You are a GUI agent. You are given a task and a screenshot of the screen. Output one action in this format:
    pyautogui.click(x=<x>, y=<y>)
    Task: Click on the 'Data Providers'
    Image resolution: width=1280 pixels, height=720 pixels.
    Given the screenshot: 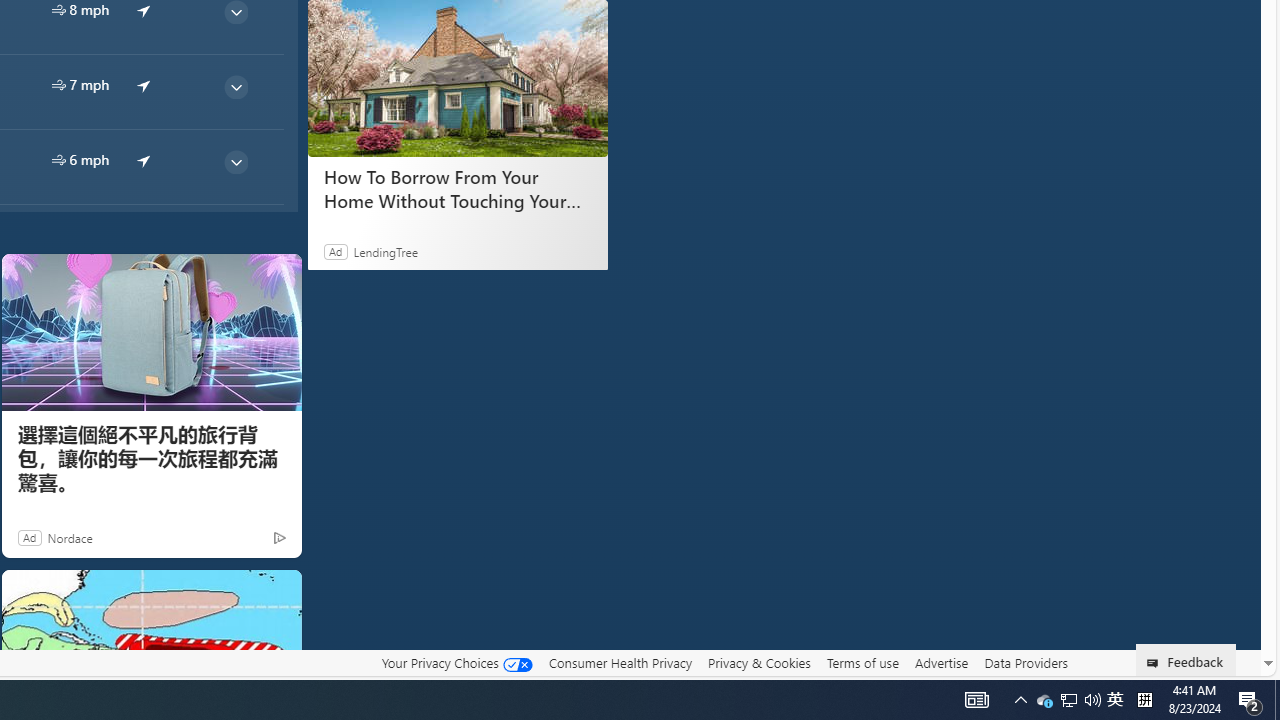 What is the action you would take?
    pyautogui.click(x=1025, y=663)
    